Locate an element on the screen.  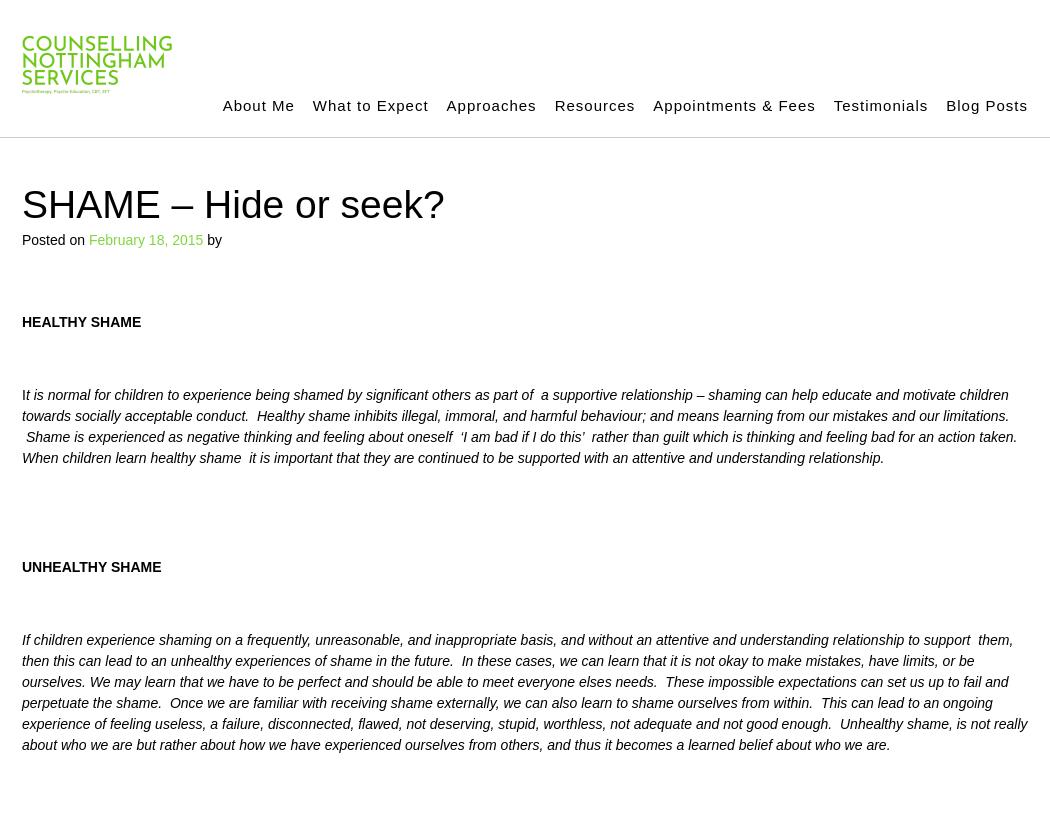
'Approaches' is located at coordinates (489, 104).